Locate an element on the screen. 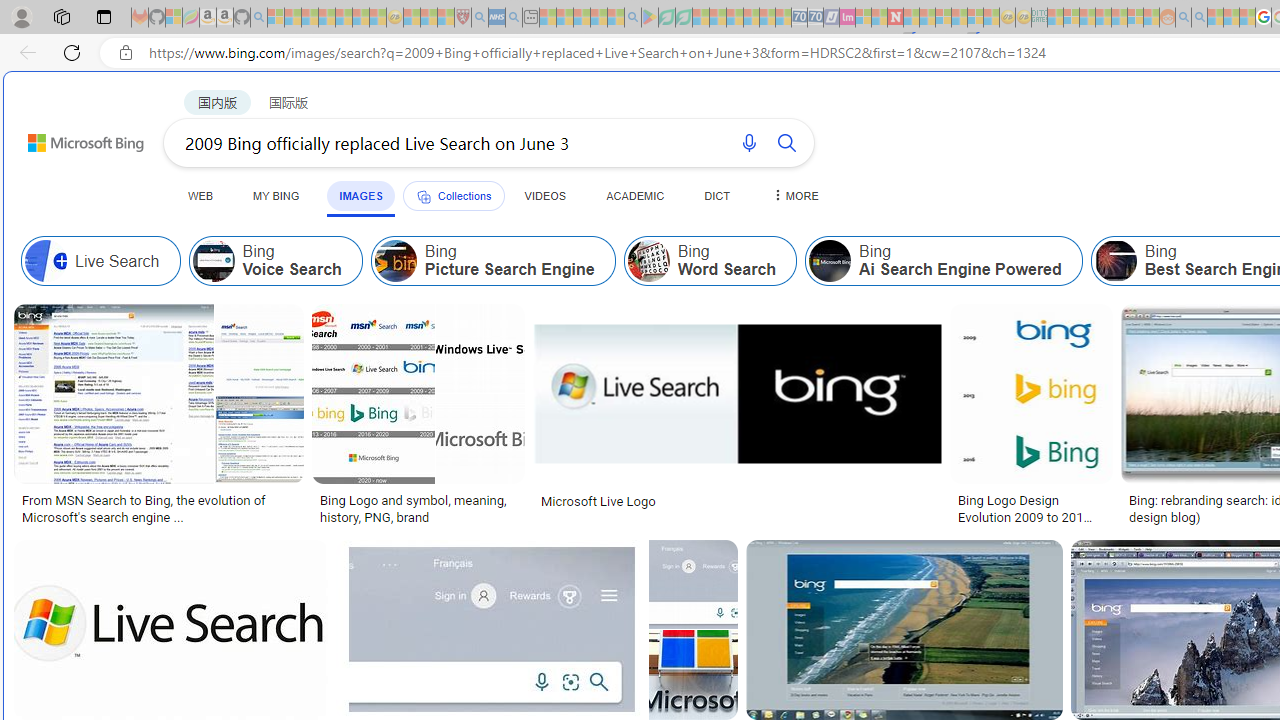 The image size is (1280, 720). 'Expert Portfolios - Sleeping' is located at coordinates (1102, 17).